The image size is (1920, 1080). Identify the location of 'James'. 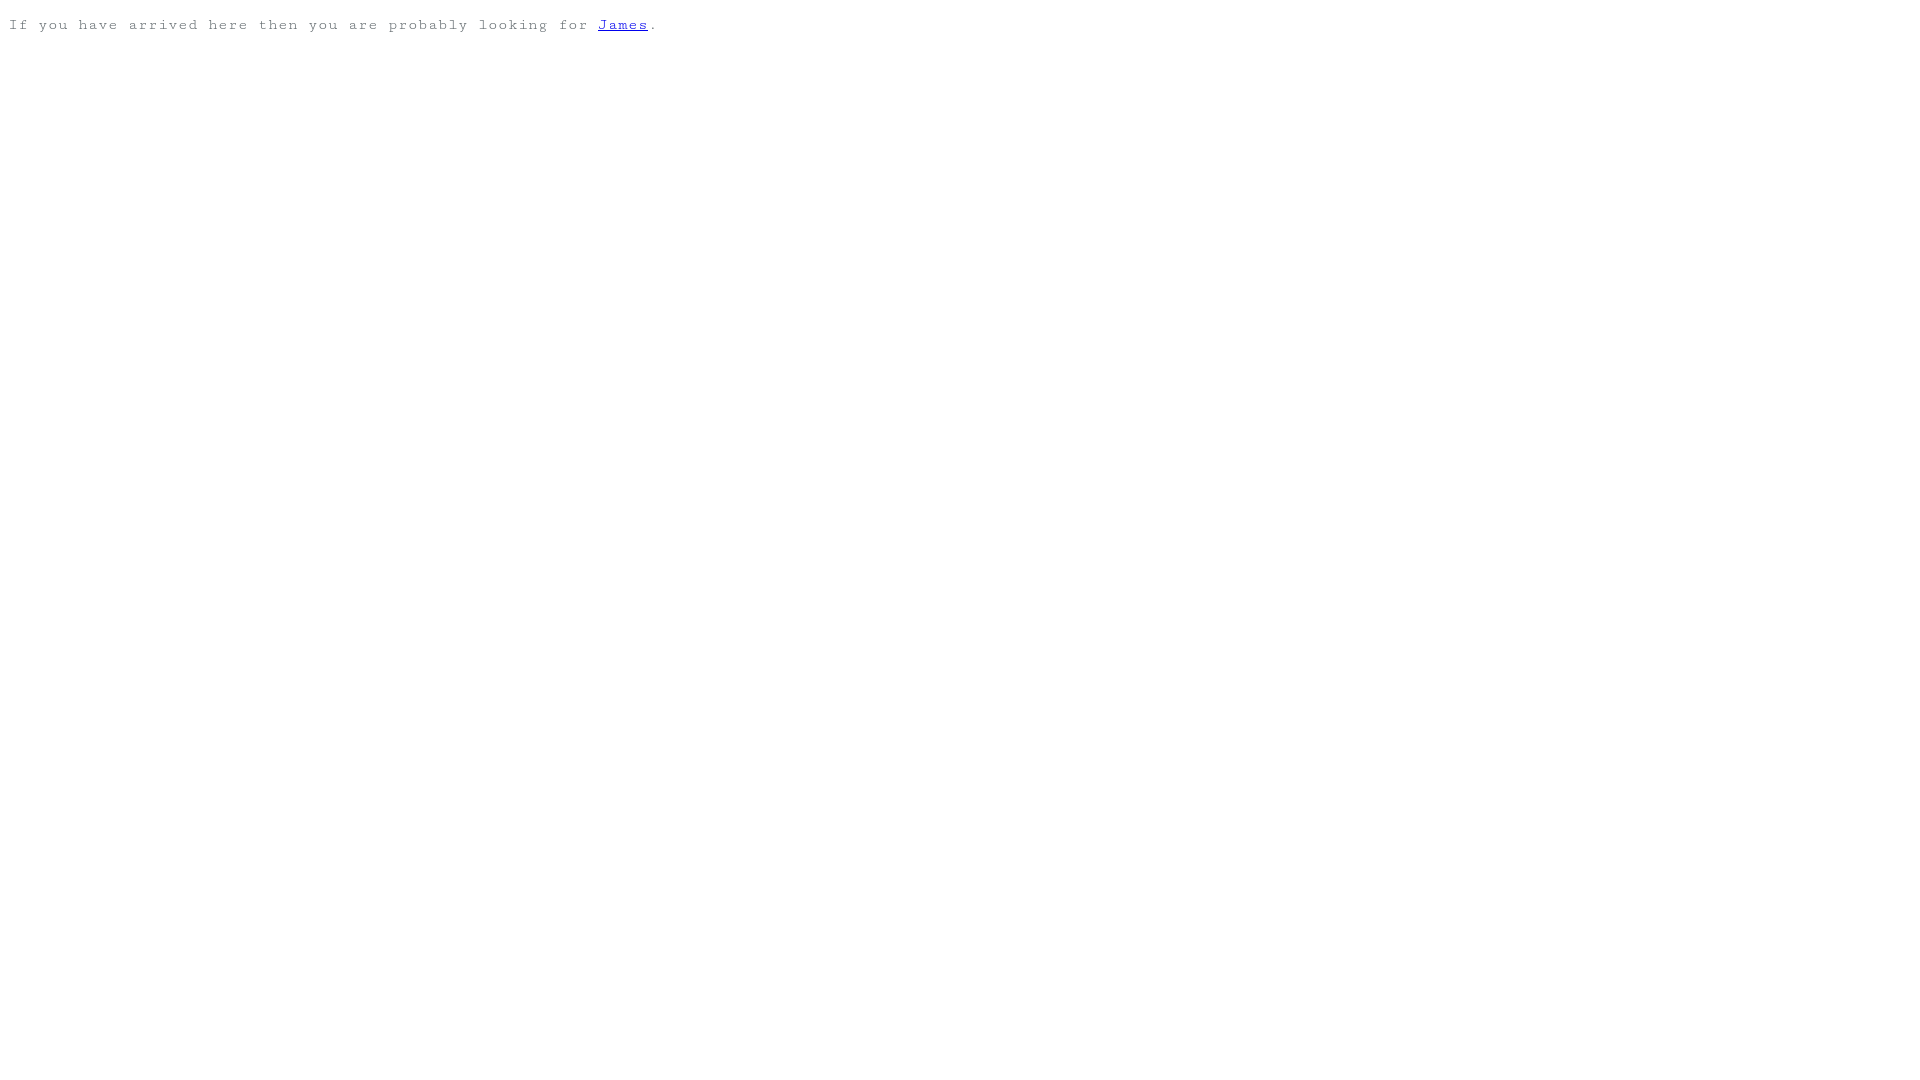
(622, 24).